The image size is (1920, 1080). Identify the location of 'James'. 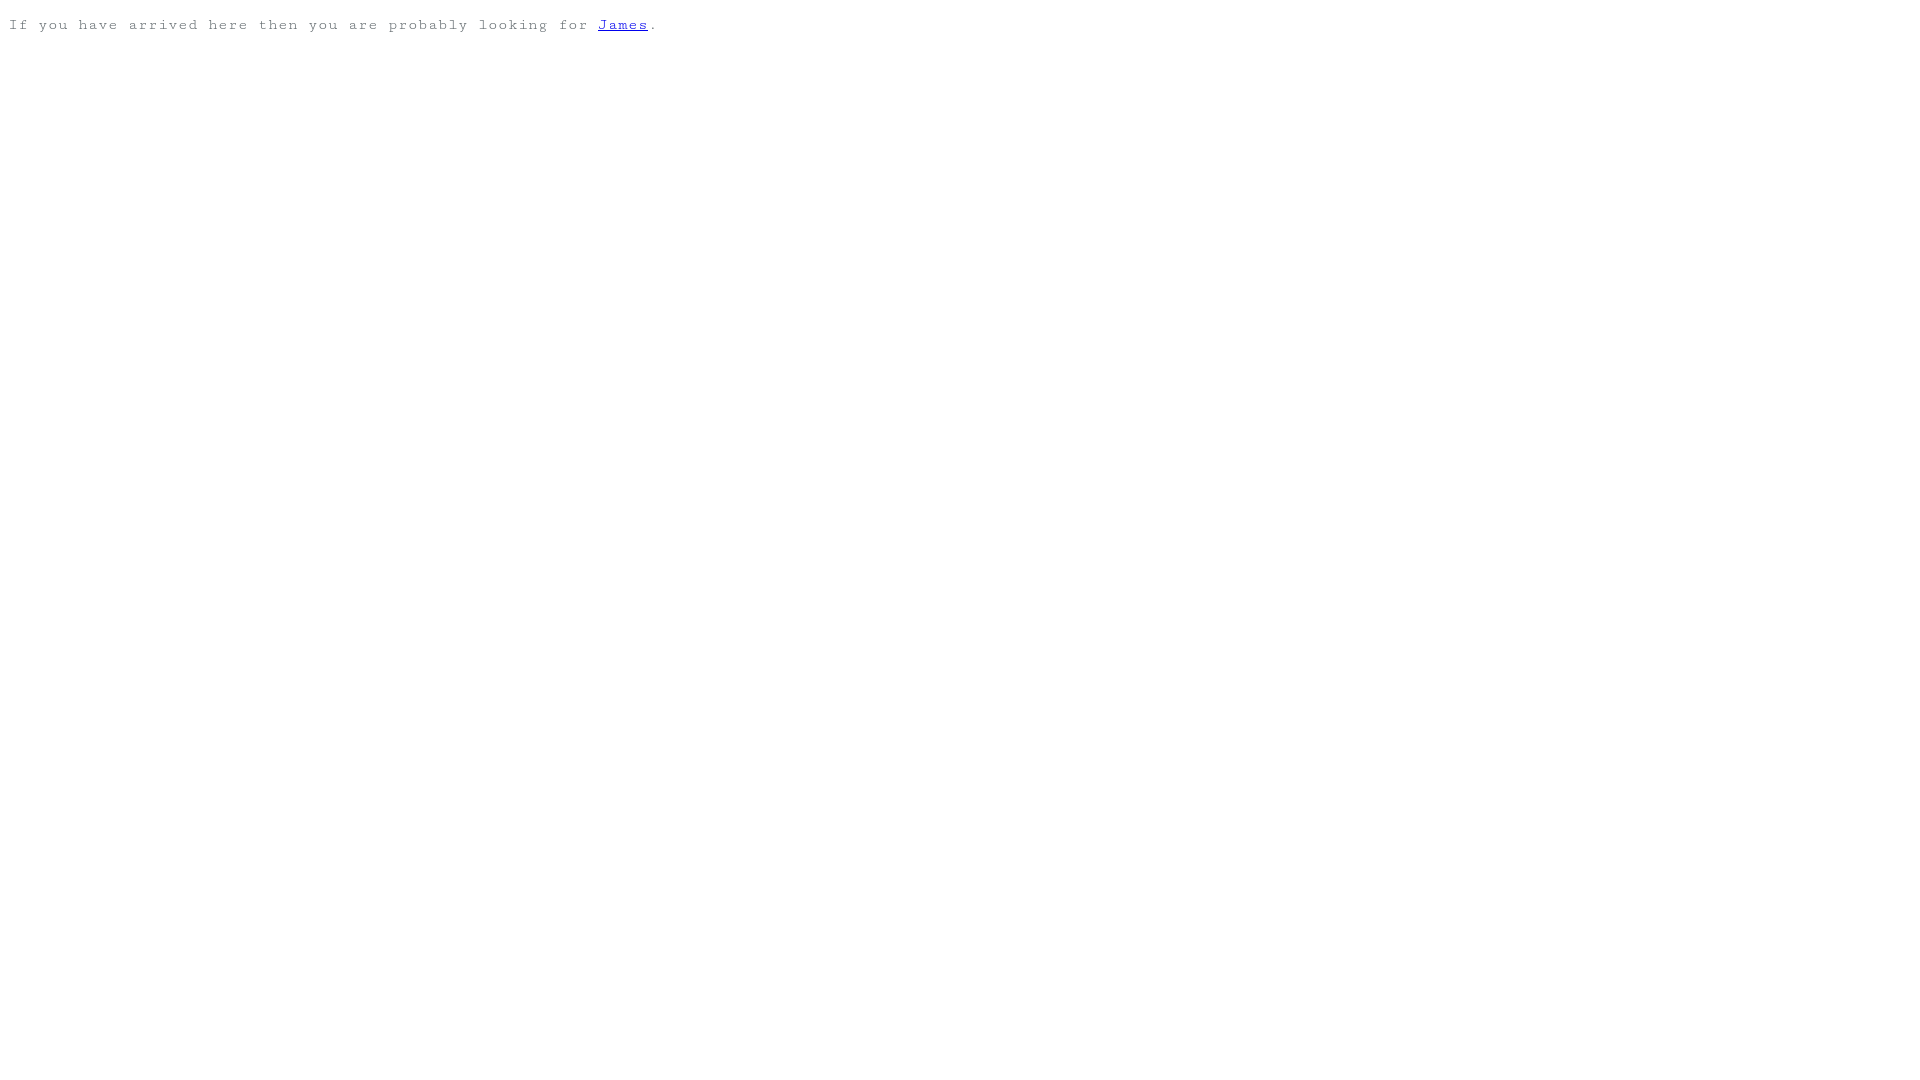
(622, 24).